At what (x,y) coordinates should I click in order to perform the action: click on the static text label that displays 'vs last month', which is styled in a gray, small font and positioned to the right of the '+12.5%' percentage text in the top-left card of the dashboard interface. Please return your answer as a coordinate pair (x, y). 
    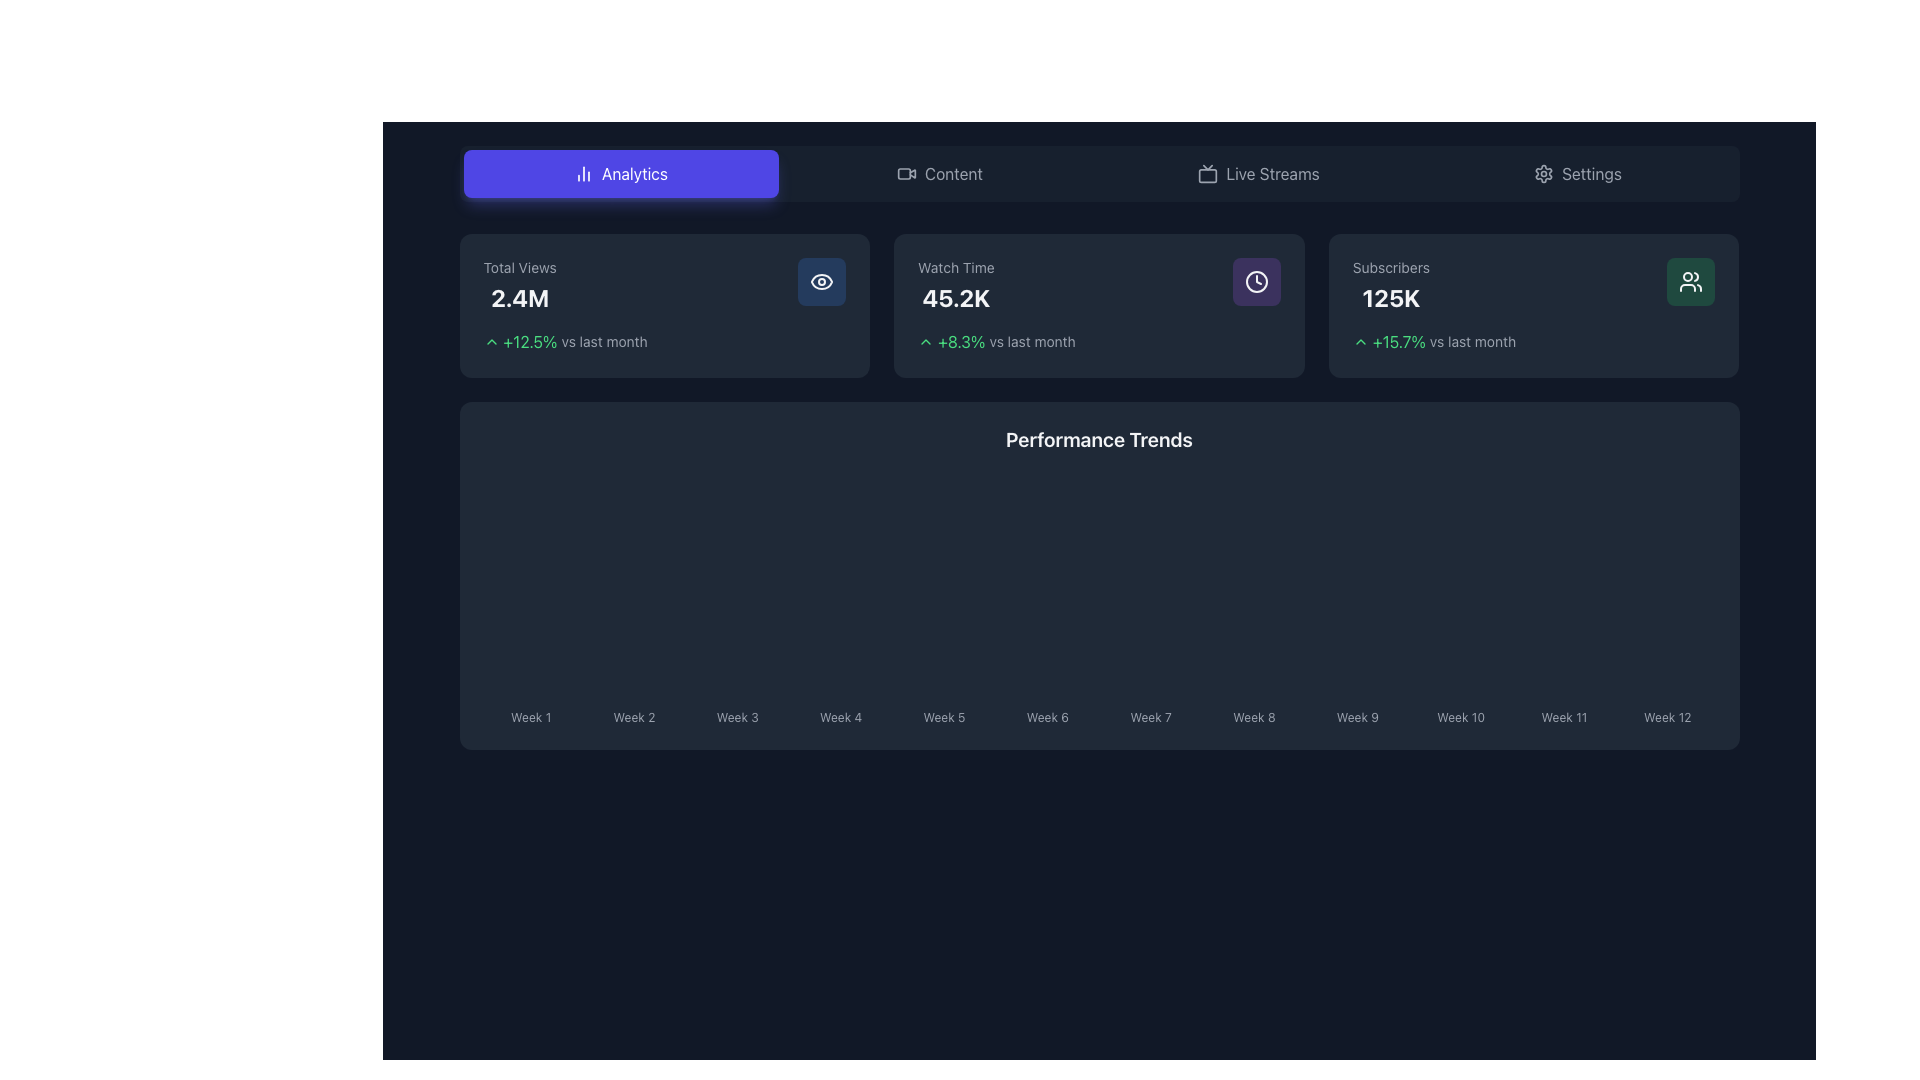
    Looking at the image, I should click on (603, 341).